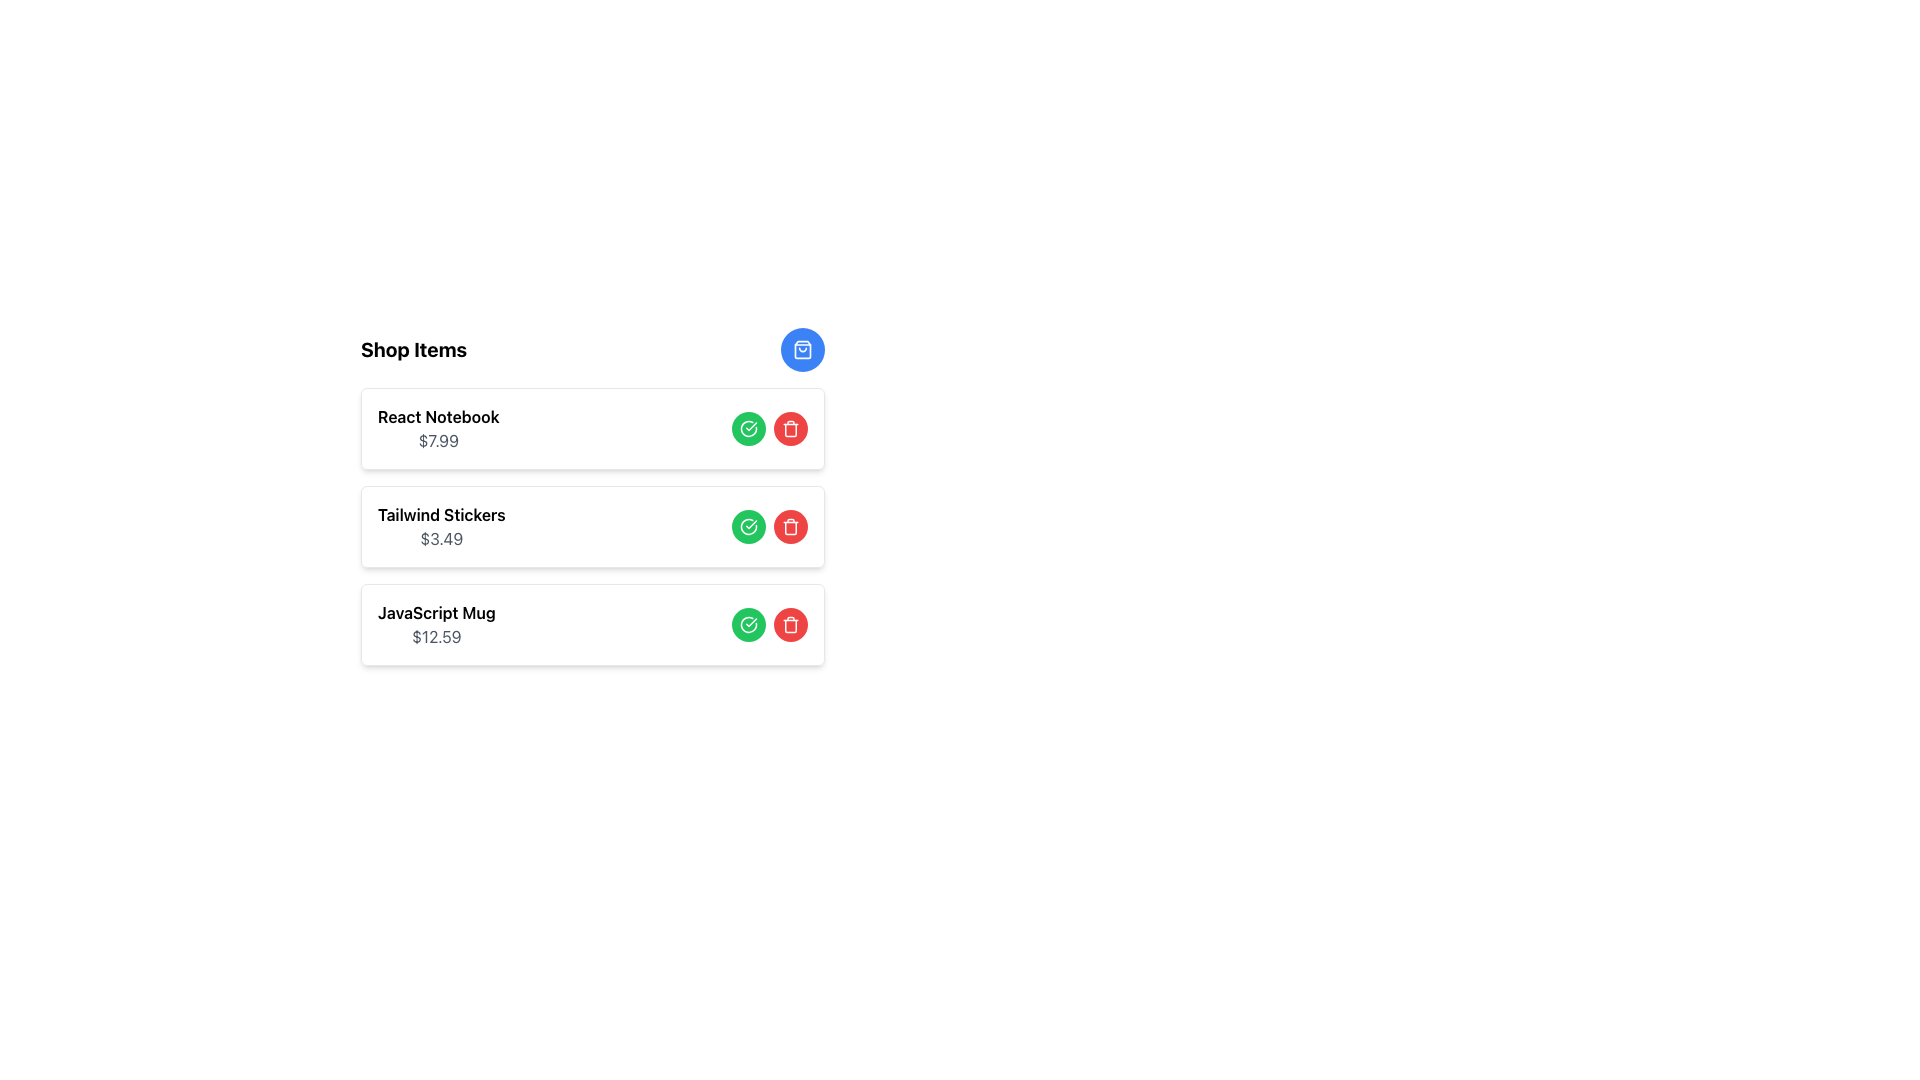 The height and width of the screenshot is (1080, 1920). I want to click on the Icon Button that confirms or verifies a product item in the second list item of the vertical product list, so click(747, 526).